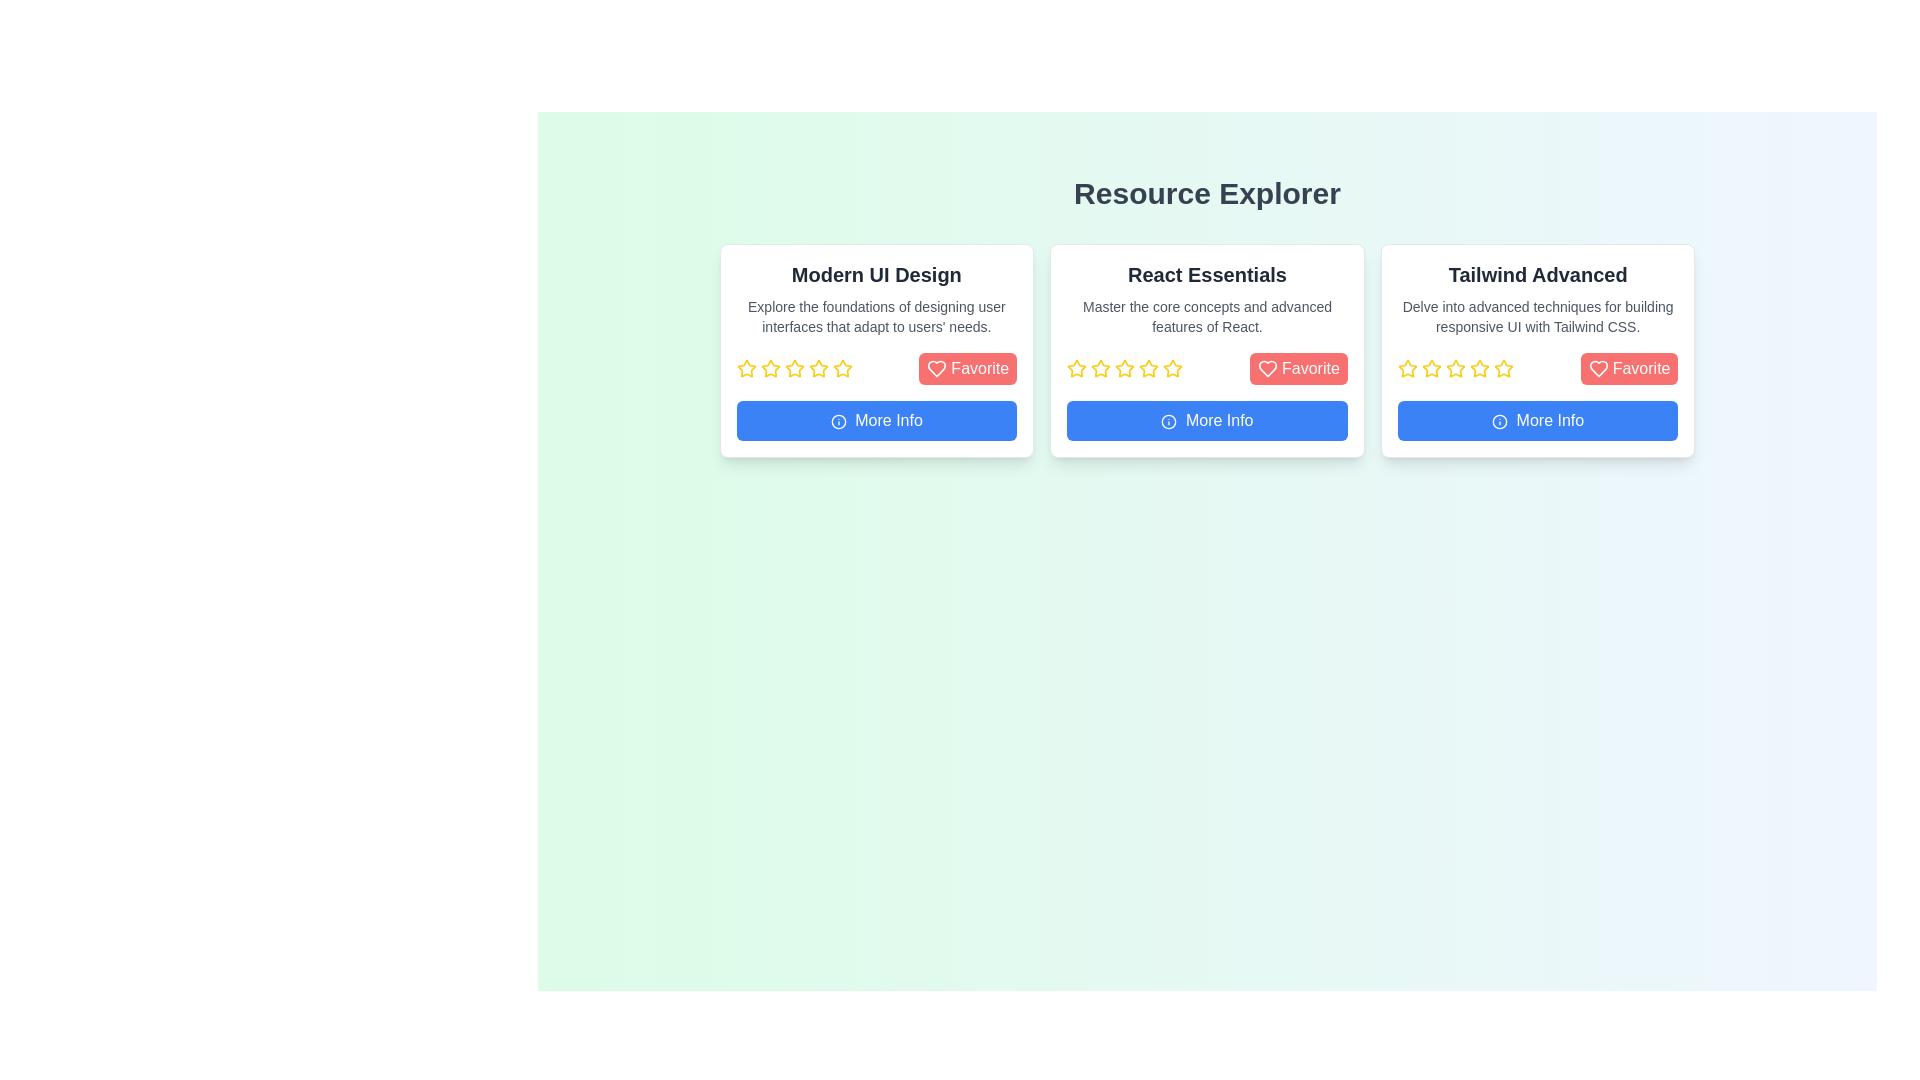  Describe the element at coordinates (1500, 420) in the screenshot. I see `the circular information icon with a 10-pixel radius located within the 'More Info' button of the 'Tailwind Advanced' card` at that location.